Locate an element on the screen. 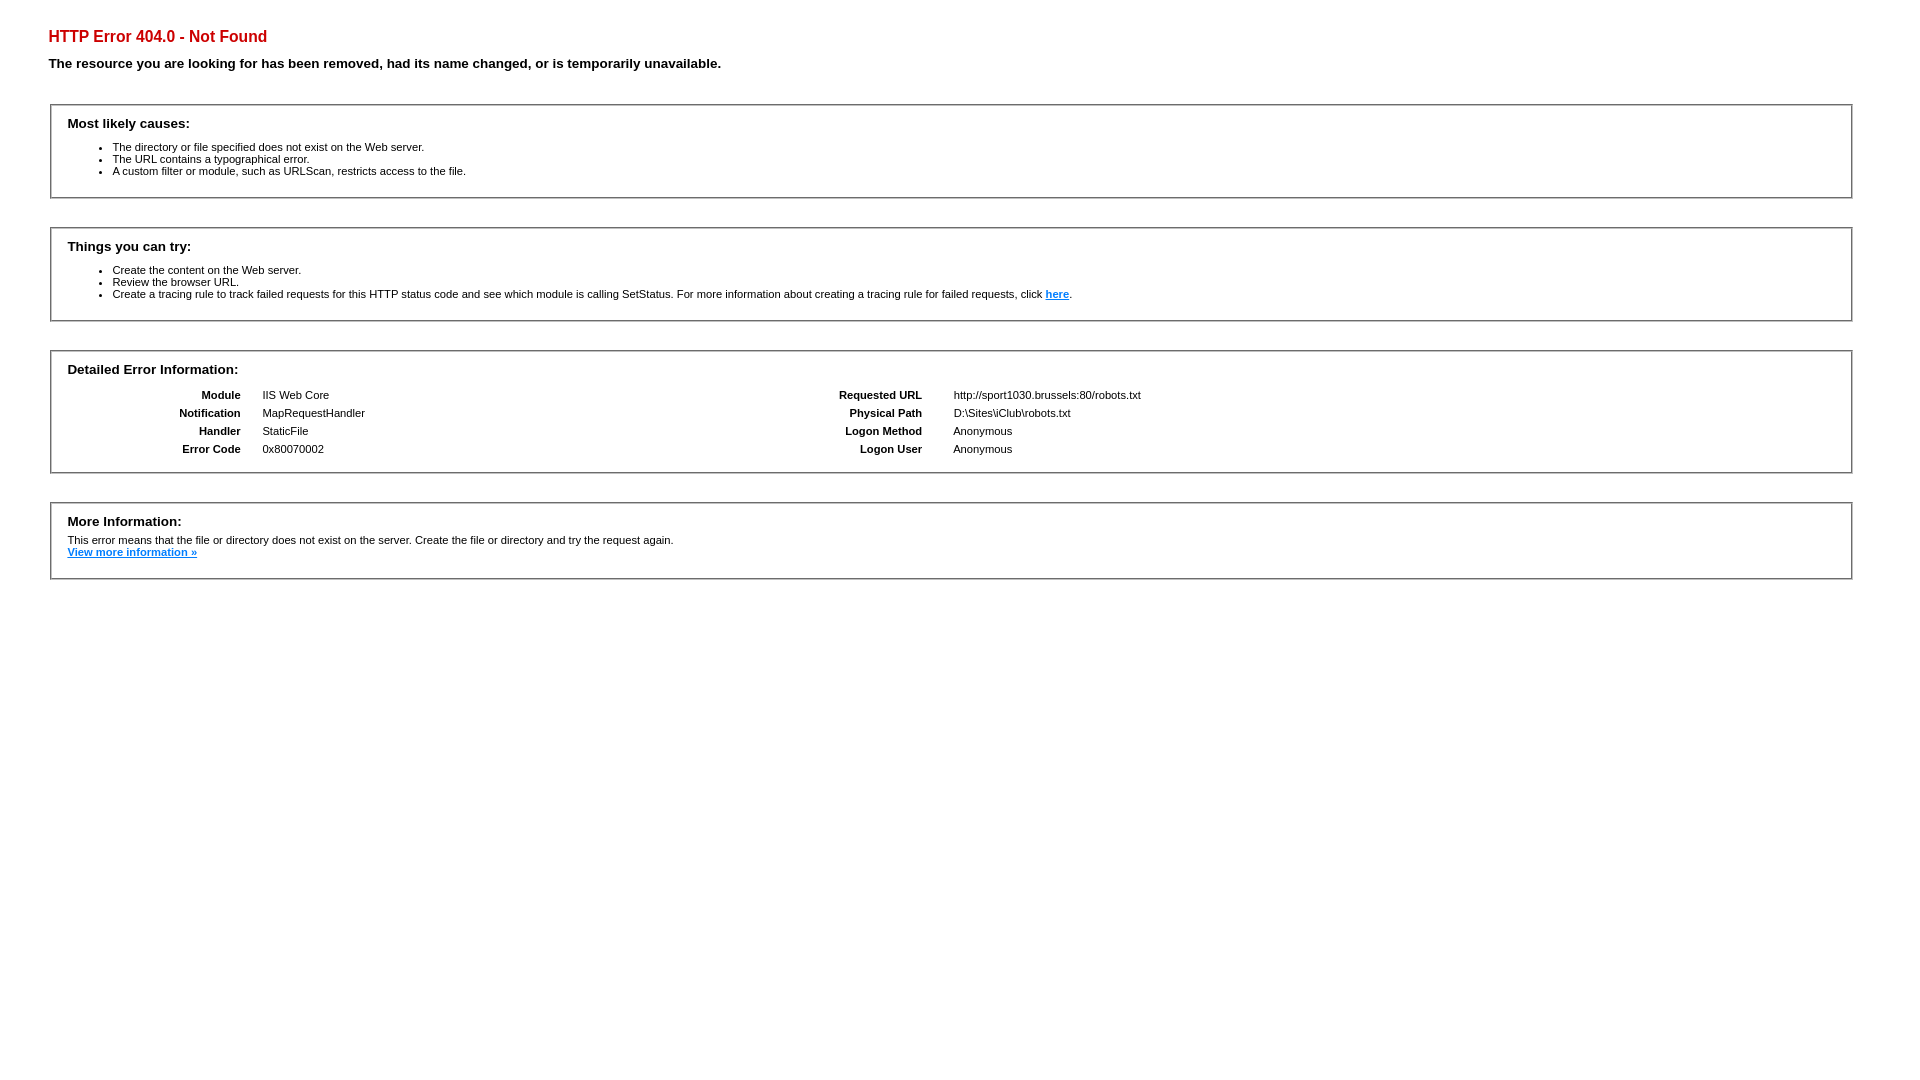 The width and height of the screenshot is (1920, 1080). 'here' is located at coordinates (1056, 293).